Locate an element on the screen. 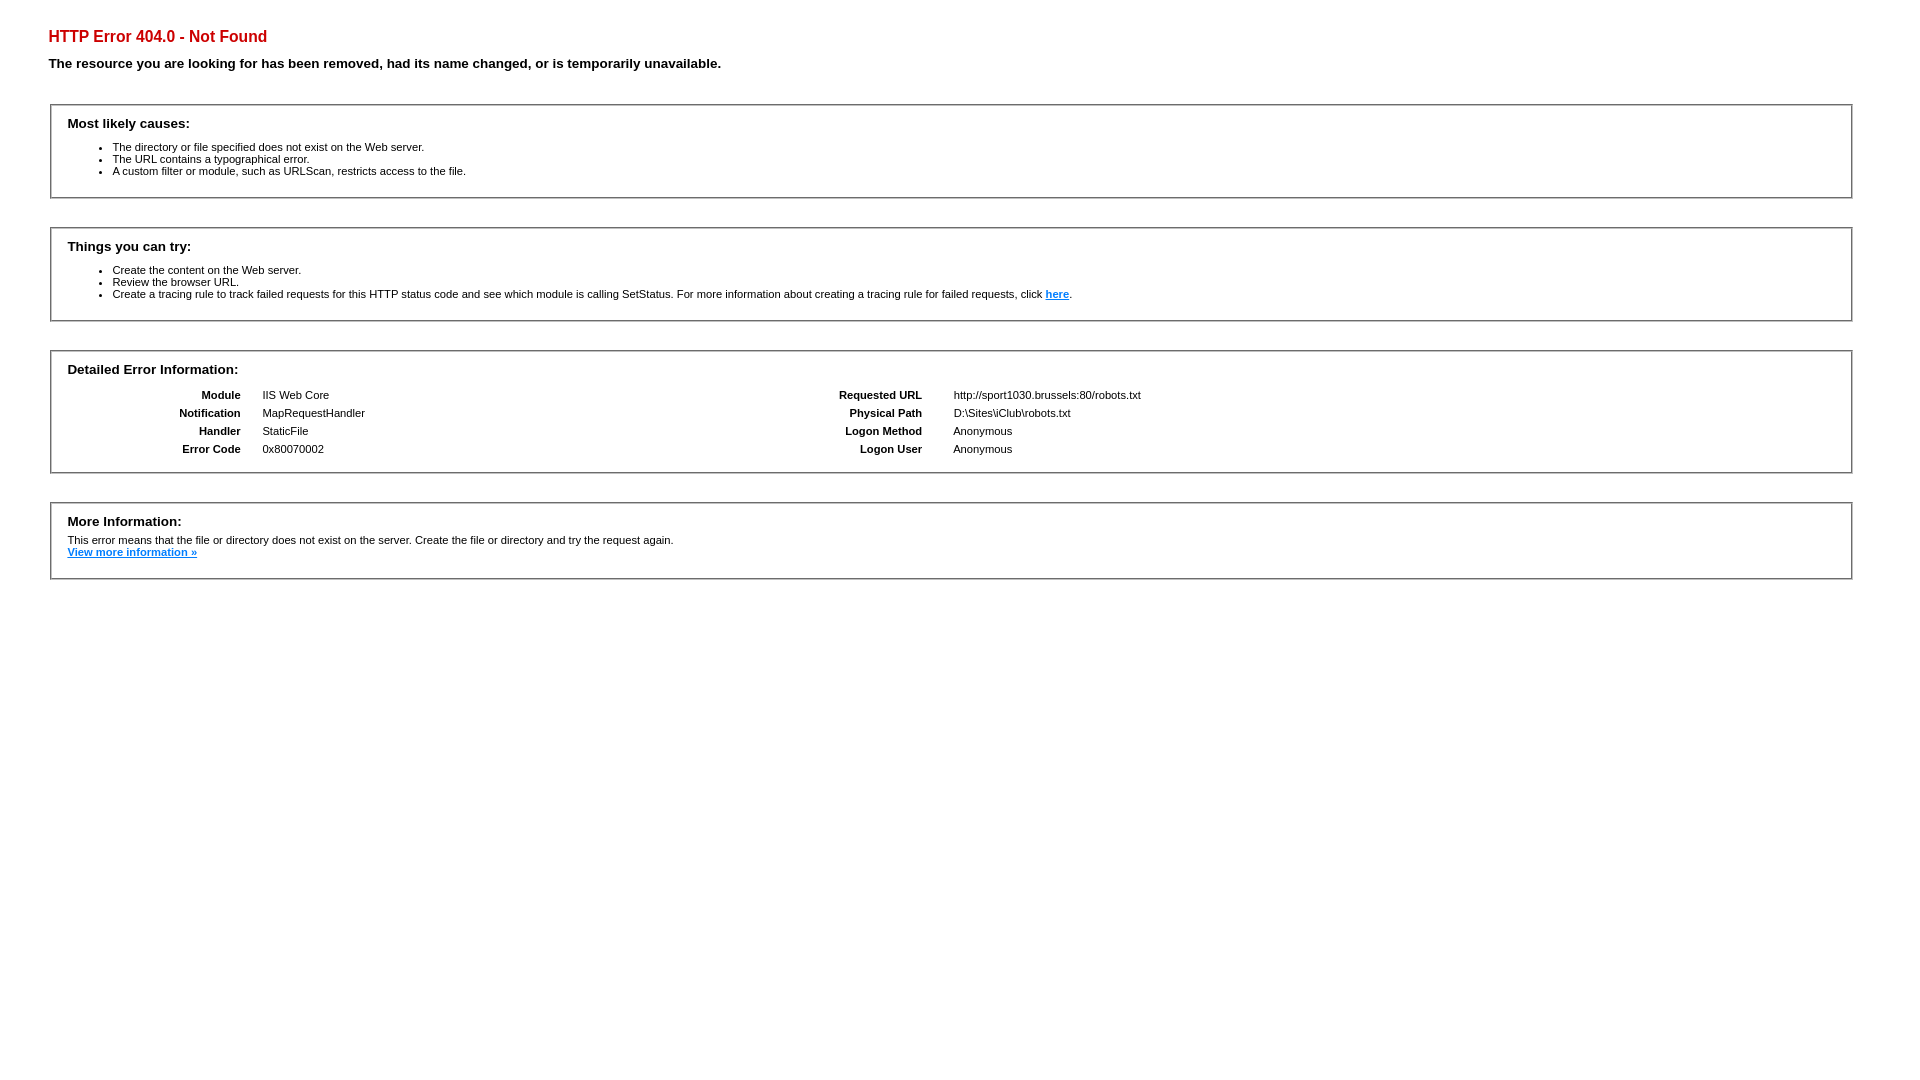 The width and height of the screenshot is (1920, 1080). 'here' is located at coordinates (1056, 293).